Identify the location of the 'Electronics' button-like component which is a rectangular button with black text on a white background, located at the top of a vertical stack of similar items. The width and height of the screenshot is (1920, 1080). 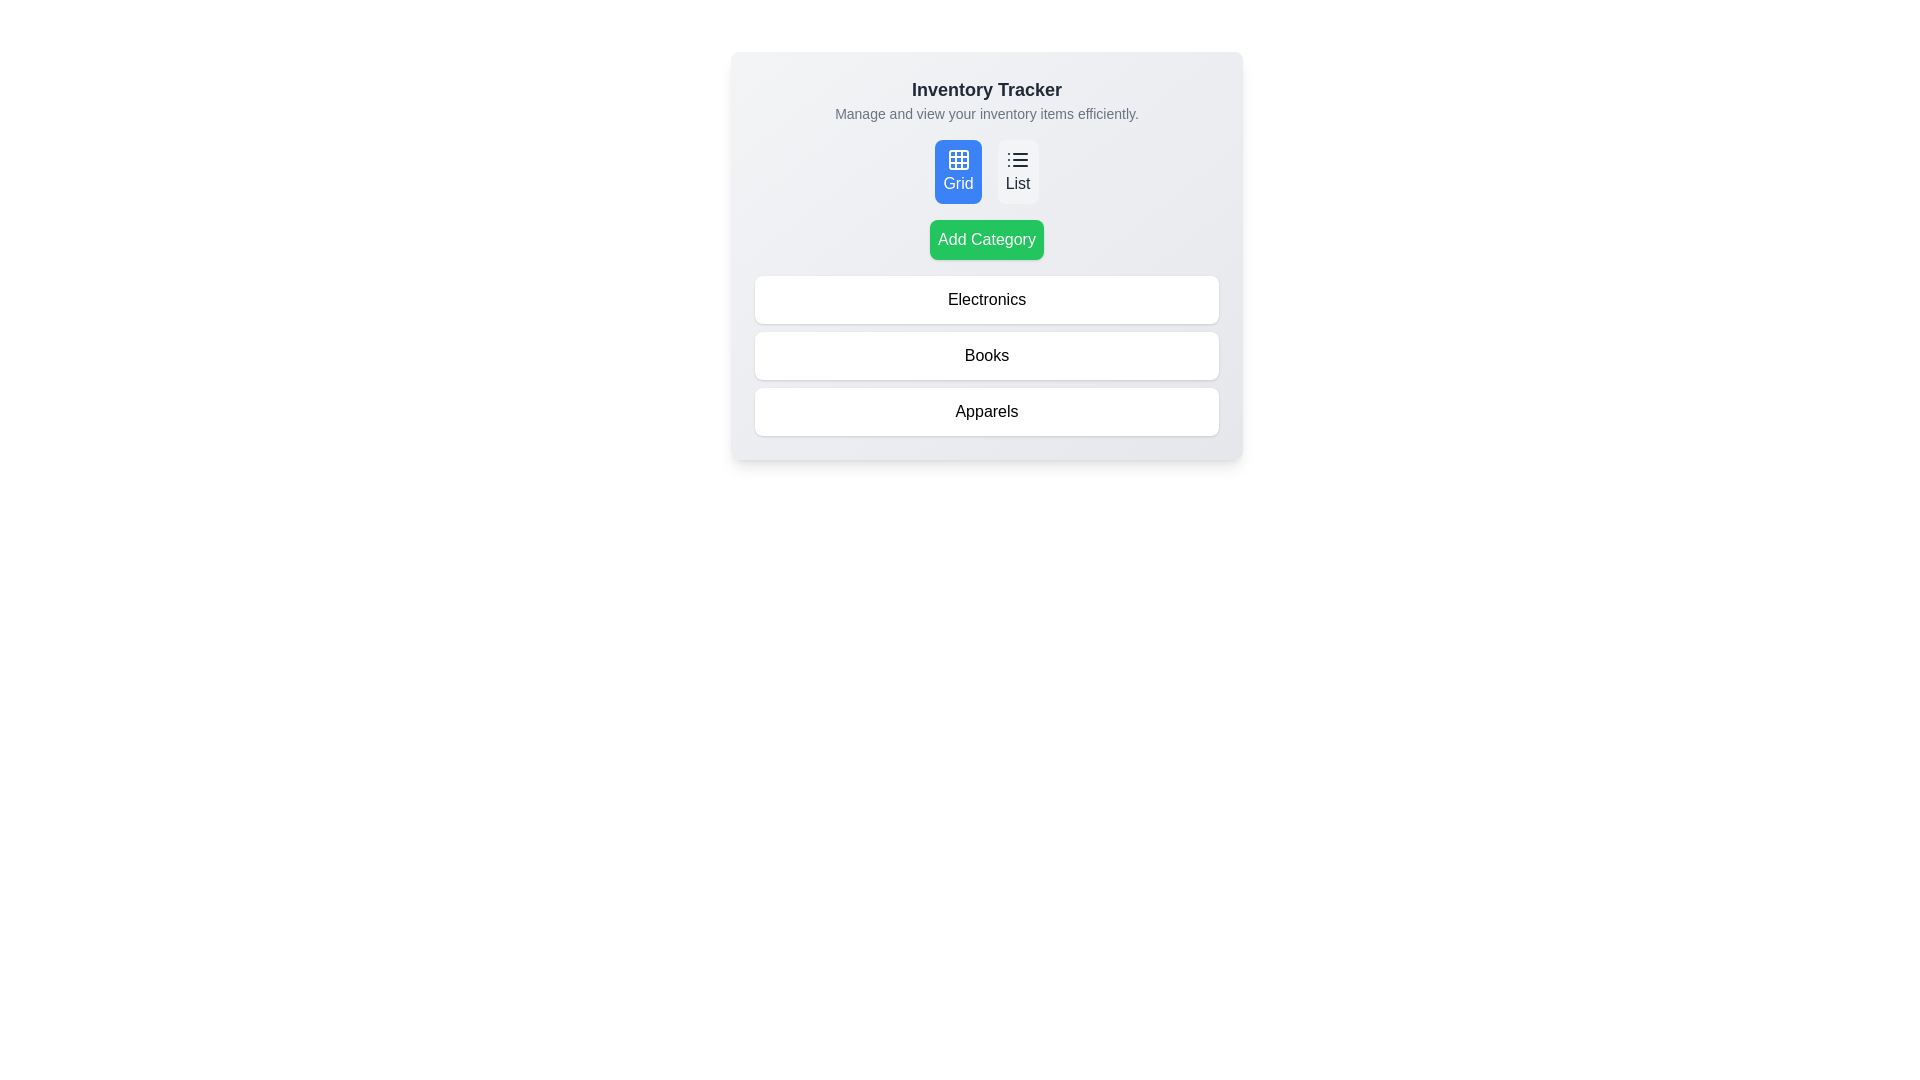
(987, 300).